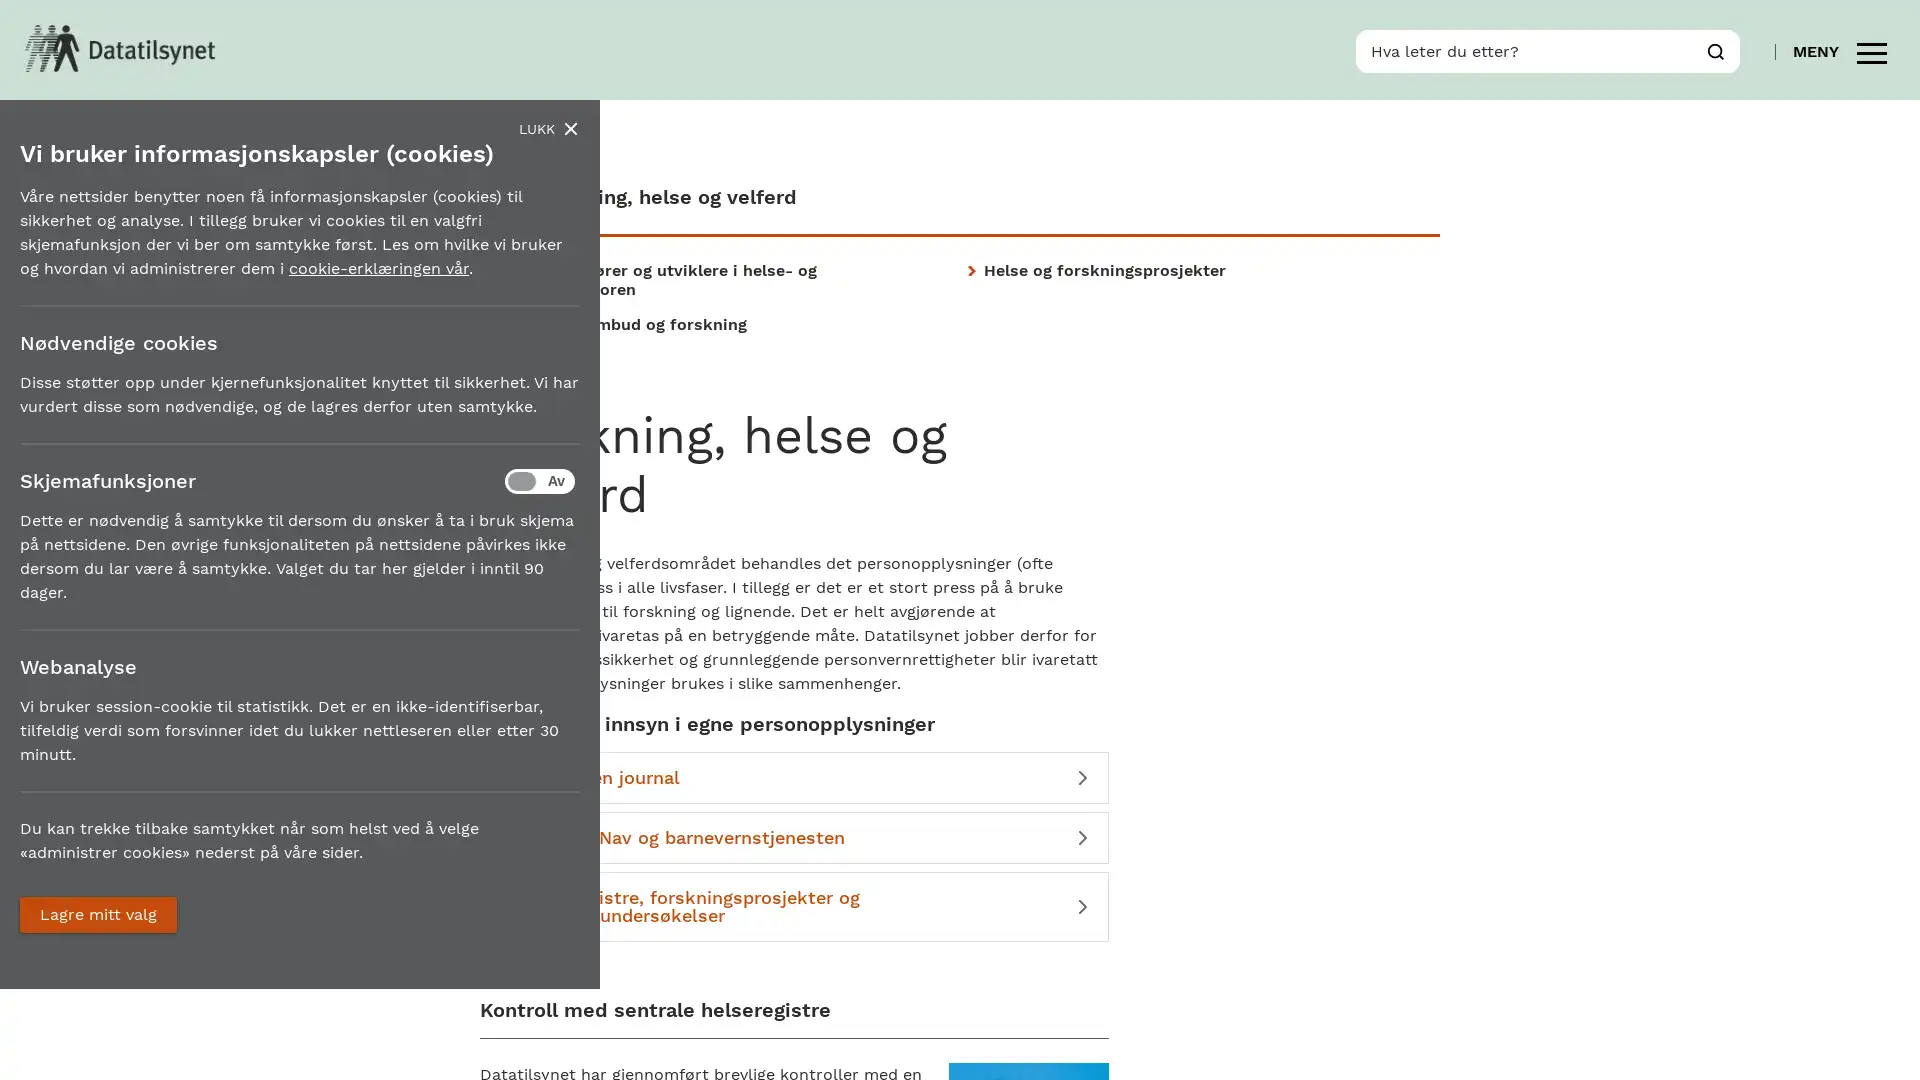 This screenshot has height=1080, width=1920. What do you see at coordinates (1839, 49) in the screenshot?
I see `MENY VIS/SKJUL MENY` at bounding box center [1839, 49].